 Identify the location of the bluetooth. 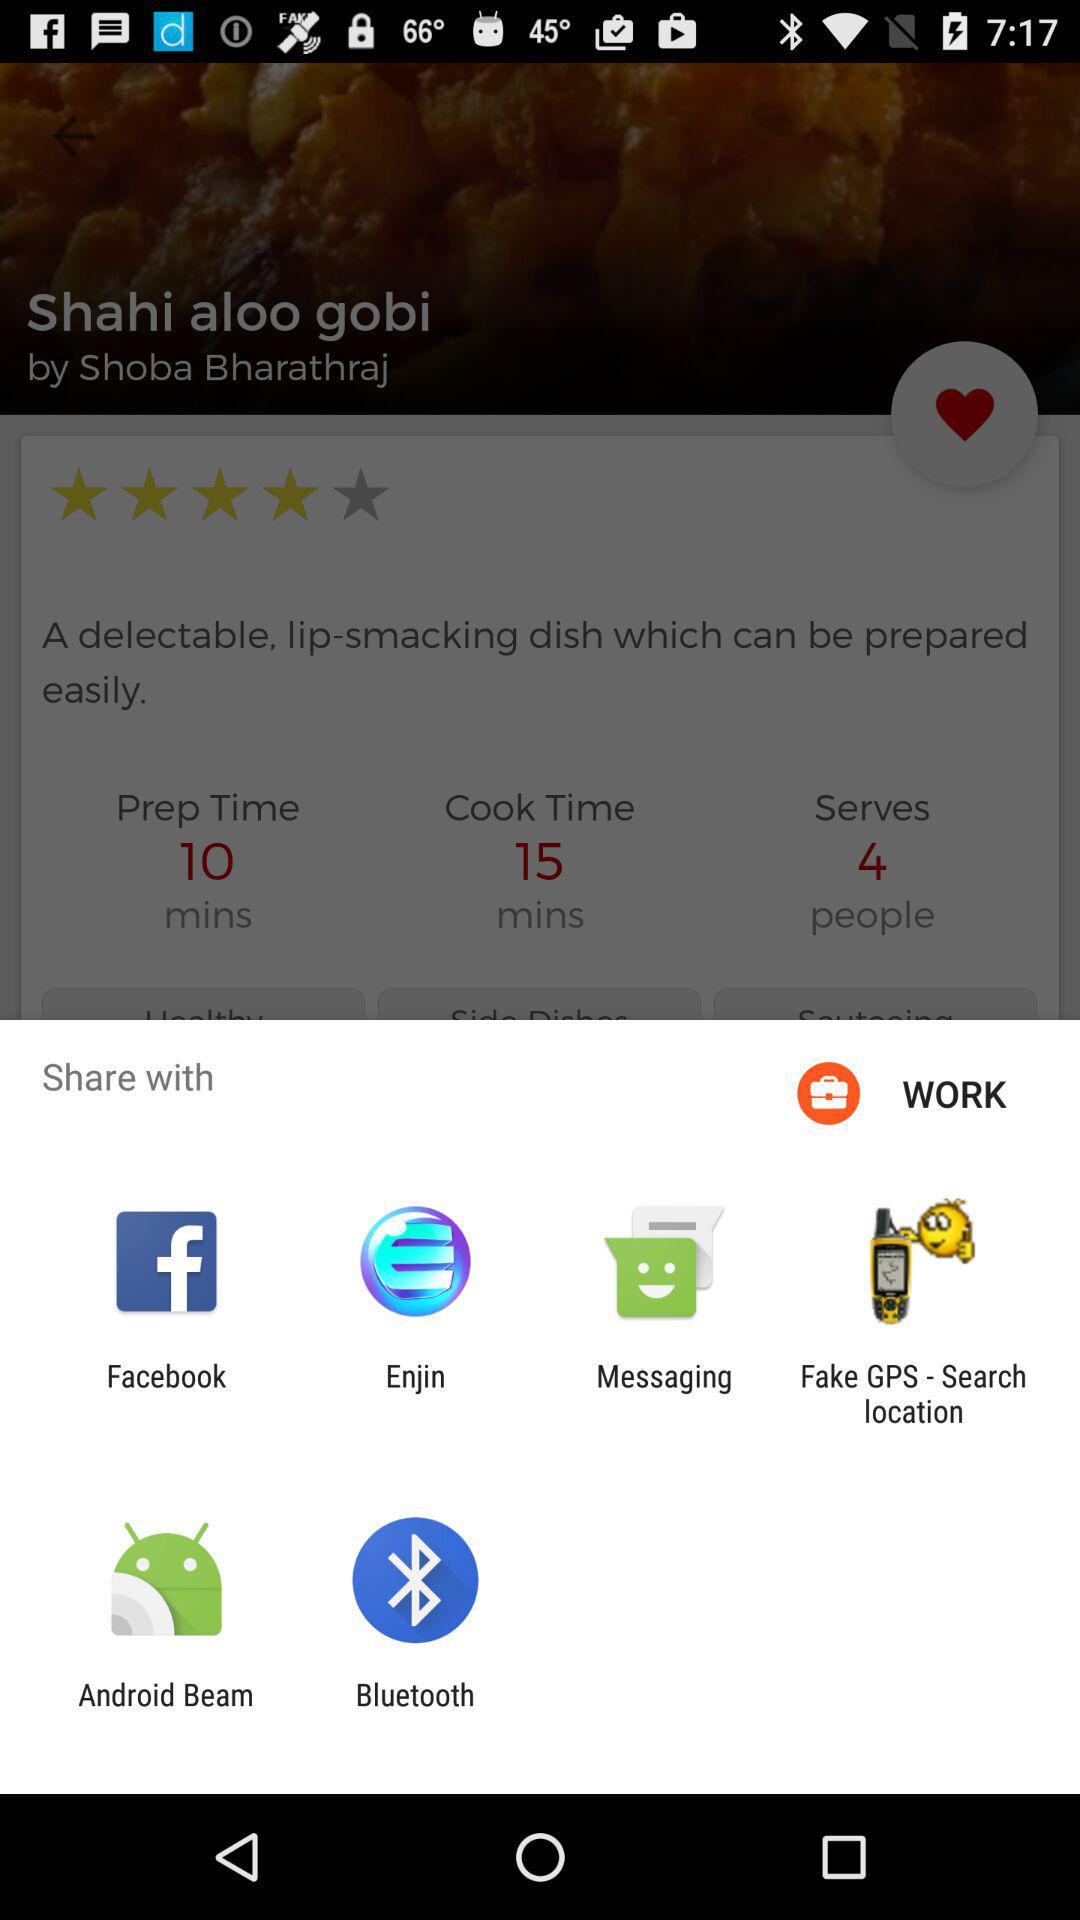
(414, 1711).